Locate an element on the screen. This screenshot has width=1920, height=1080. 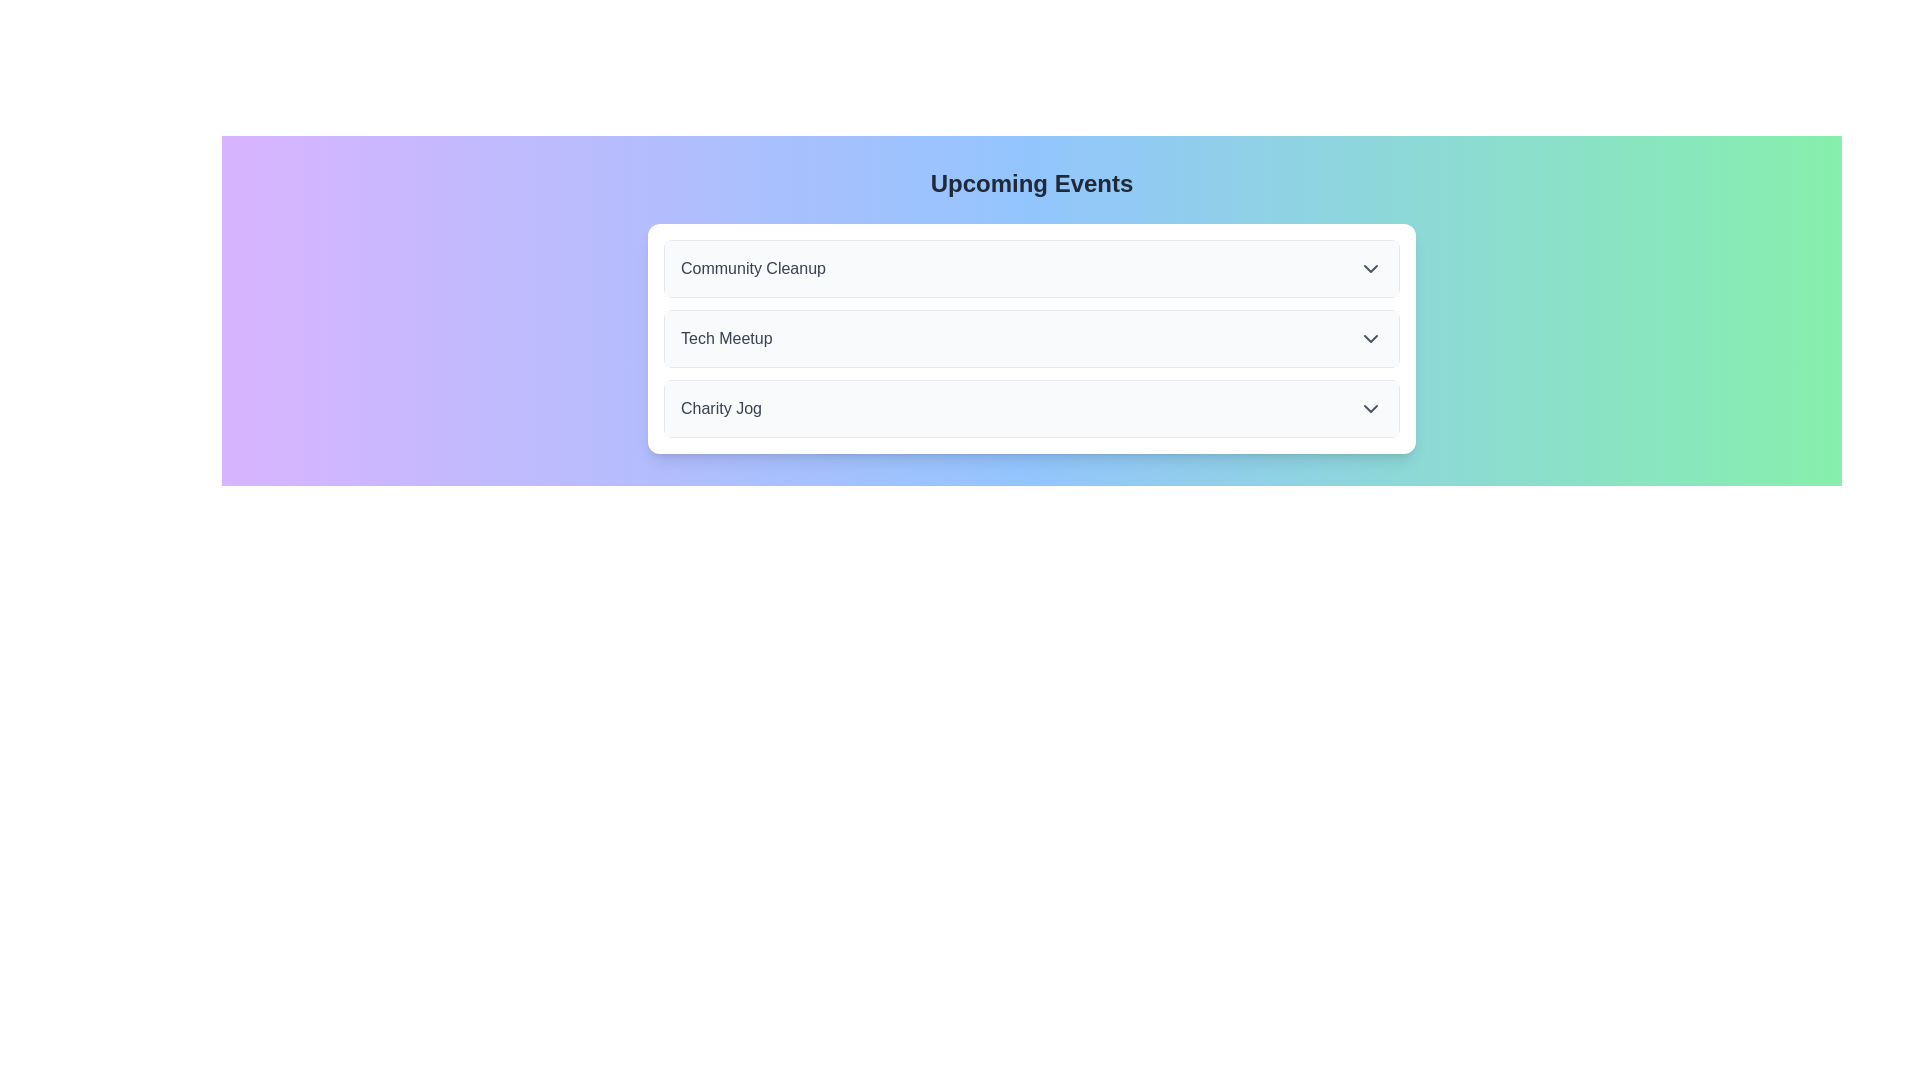
text of the label that serves as a title for an event, positioned between 'Community Cleanup' and 'Charity Jog' in the vertical list is located at coordinates (725, 338).